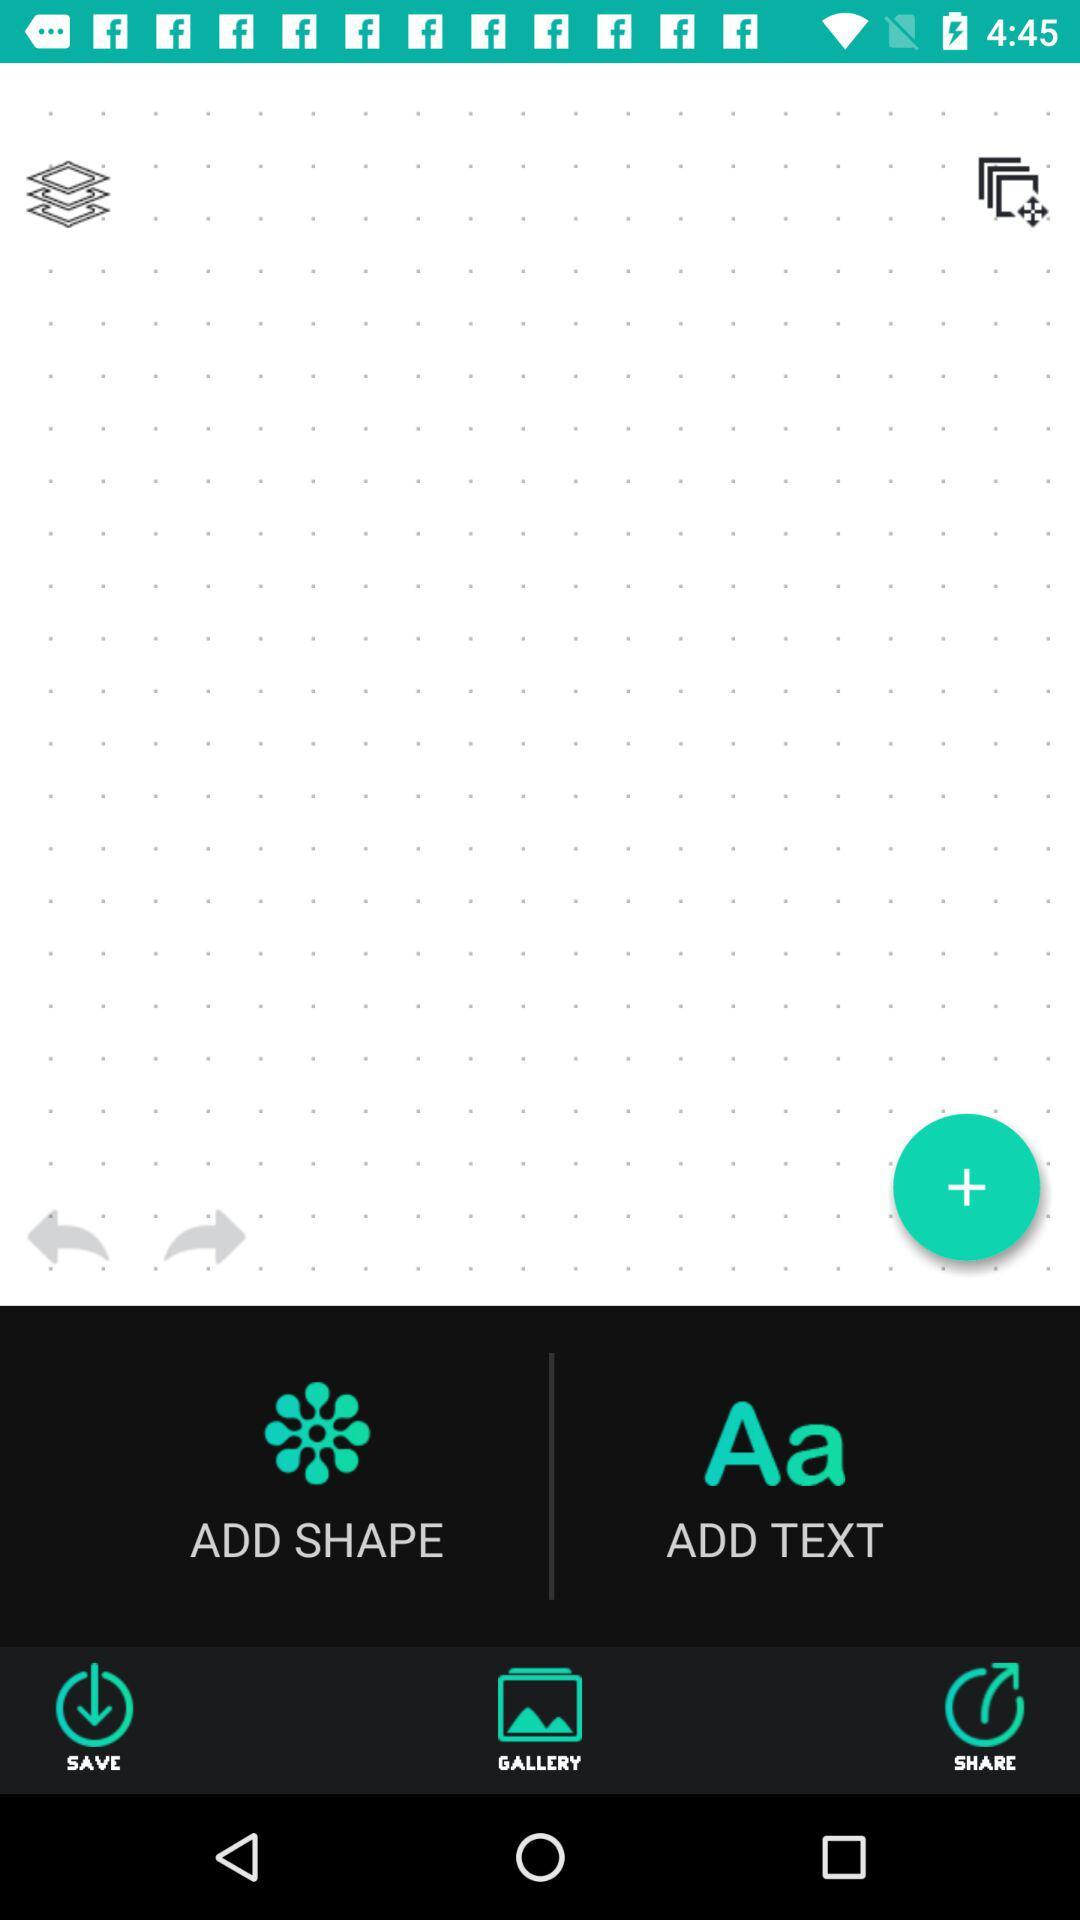 This screenshot has width=1080, height=1920. What do you see at coordinates (67, 194) in the screenshot?
I see `to library` at bounding box center [67, 194].